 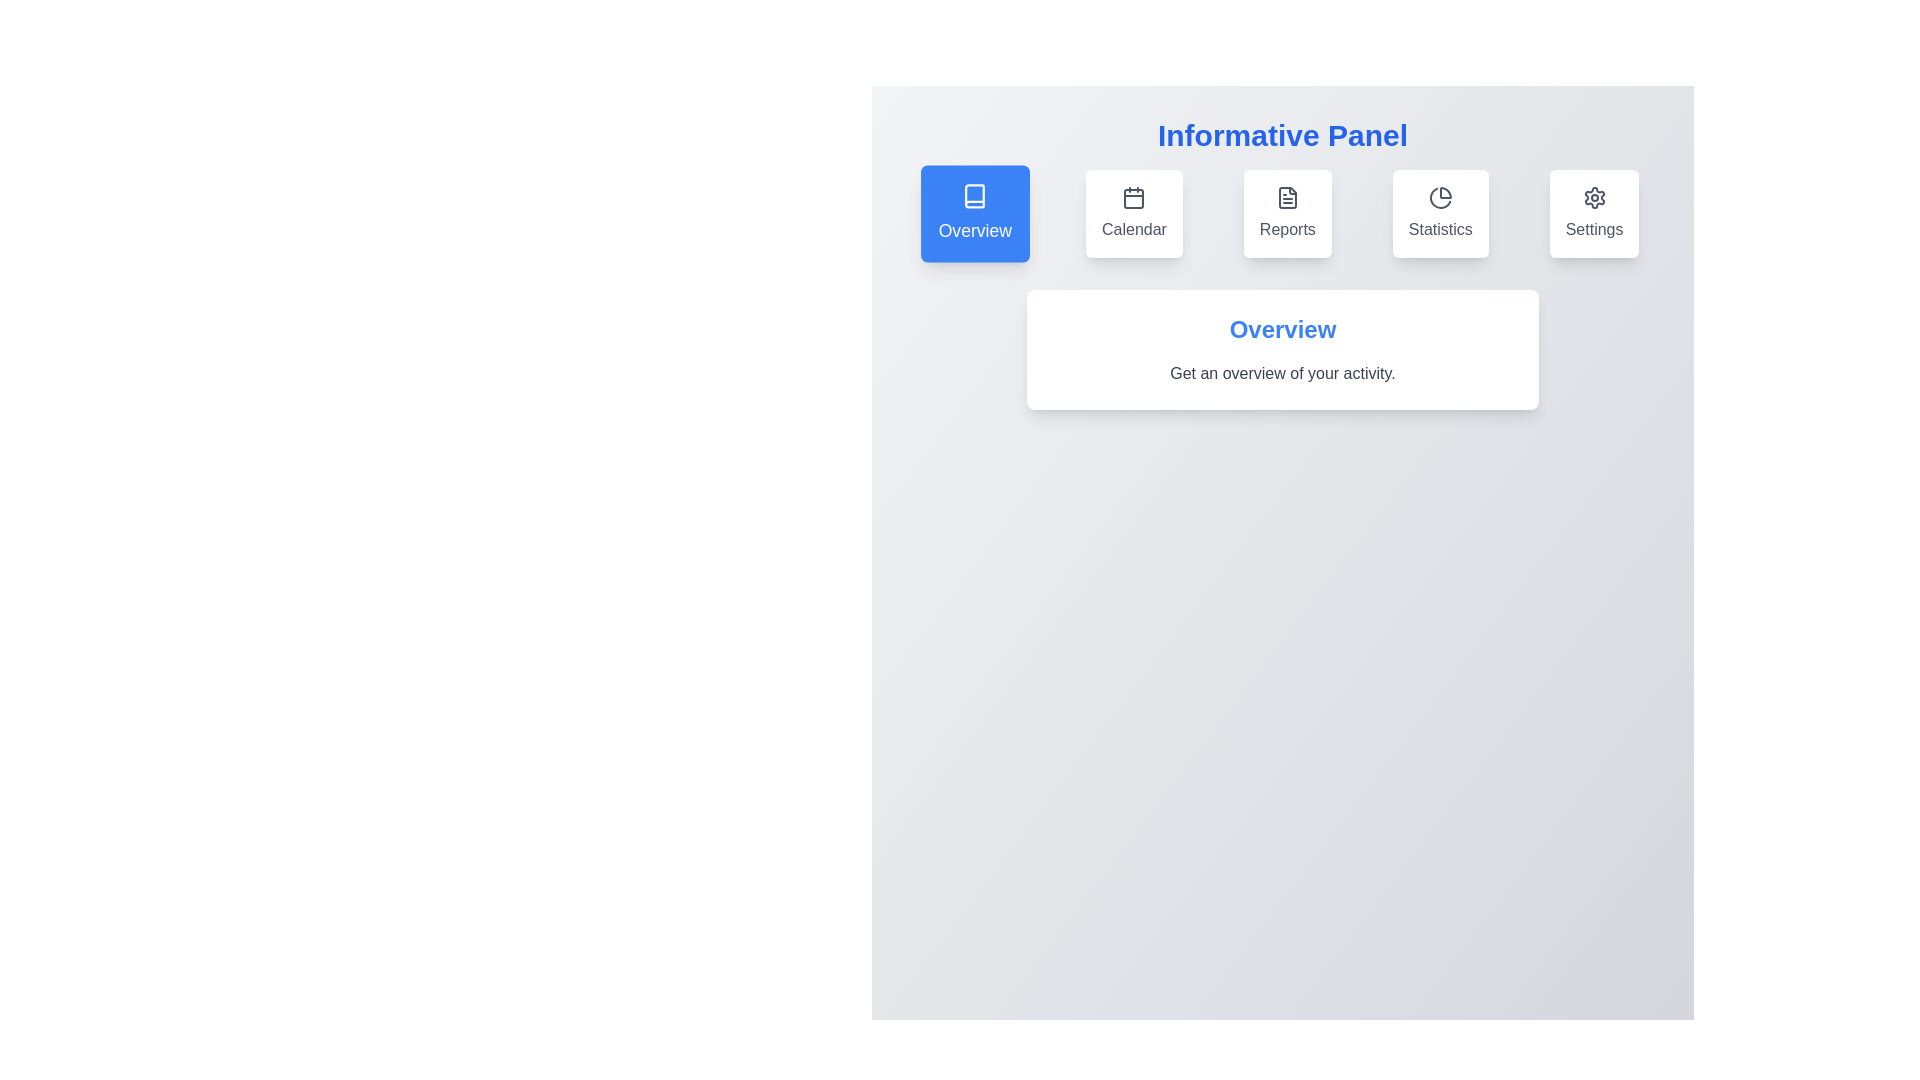 What do you see at coordinates (975, 196) in the screenshot?
I see `the compact book icon with white outlines on a blue background located in the sidebar menu next to the 'Overview' label` at bounding box center [975, 196].